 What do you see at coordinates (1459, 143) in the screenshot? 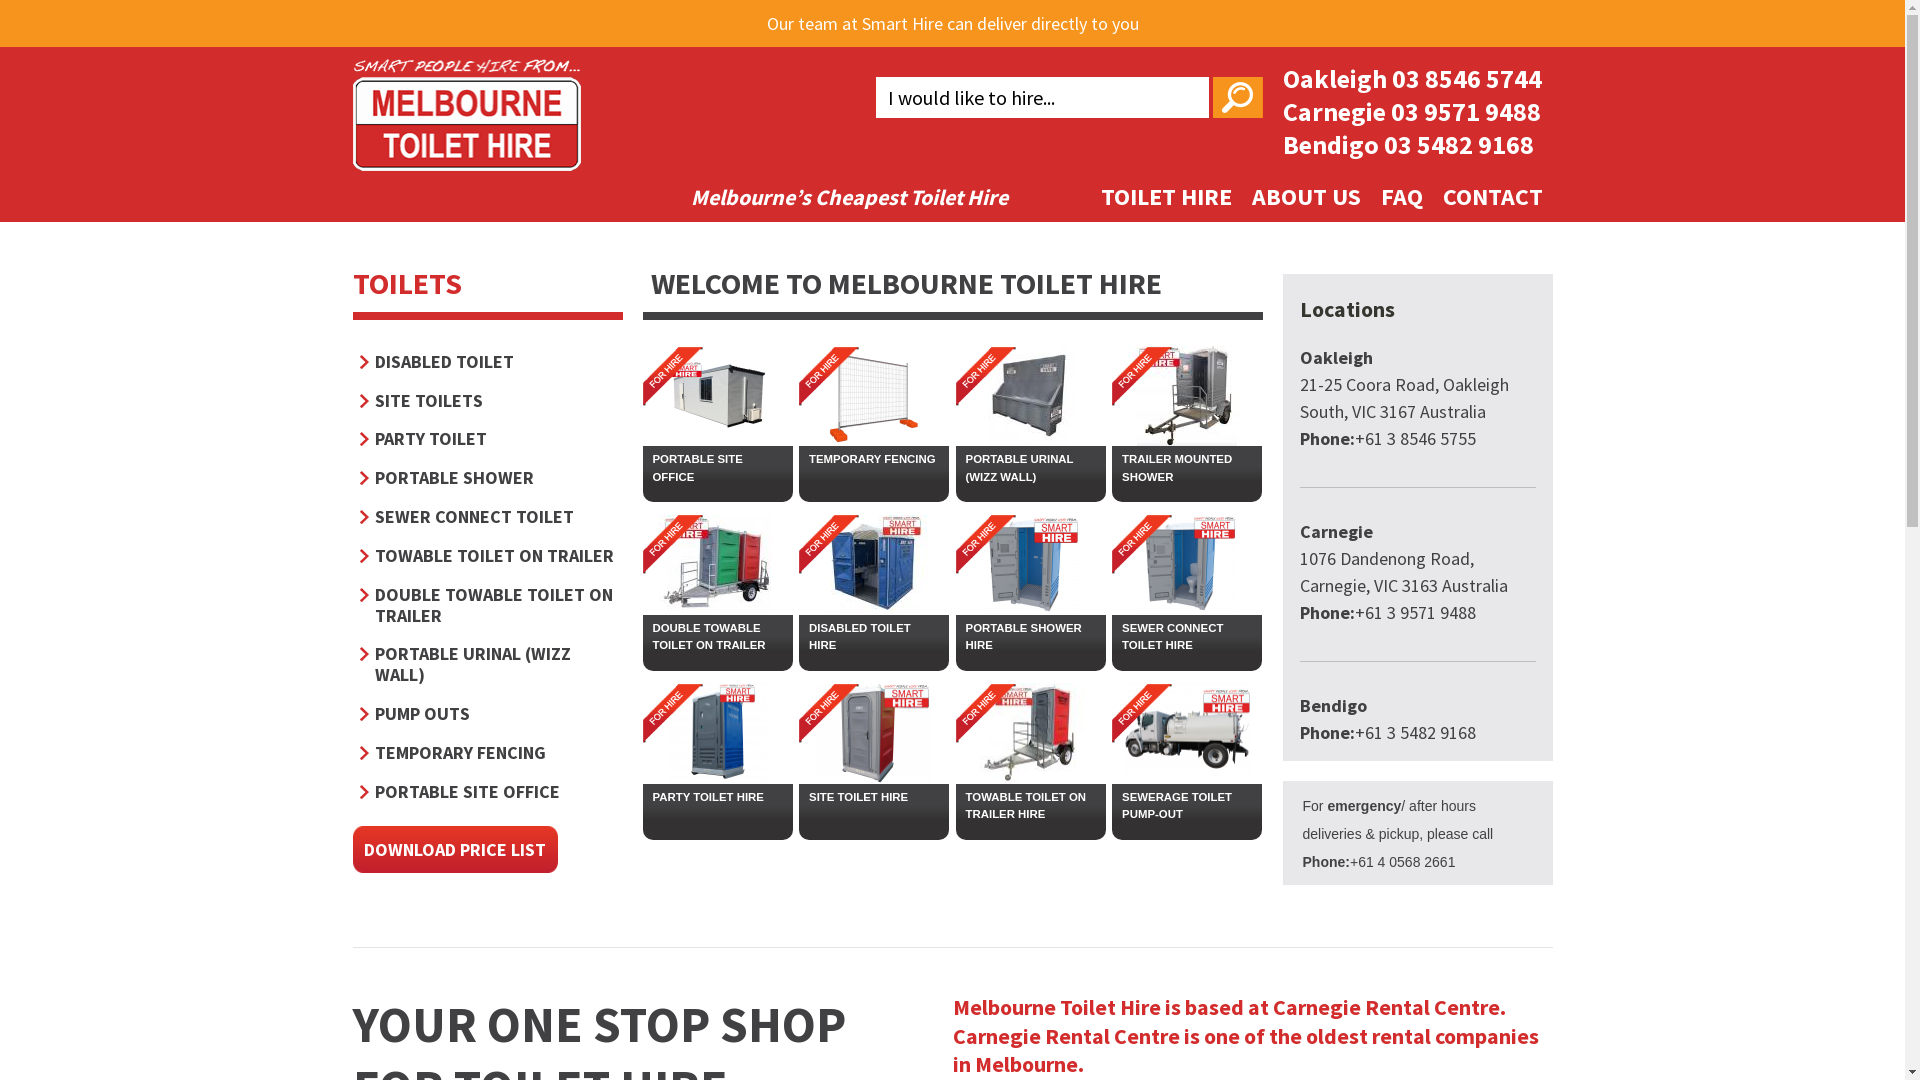
I see `'03 5482 9168'` at bounding box center [1459, 143].